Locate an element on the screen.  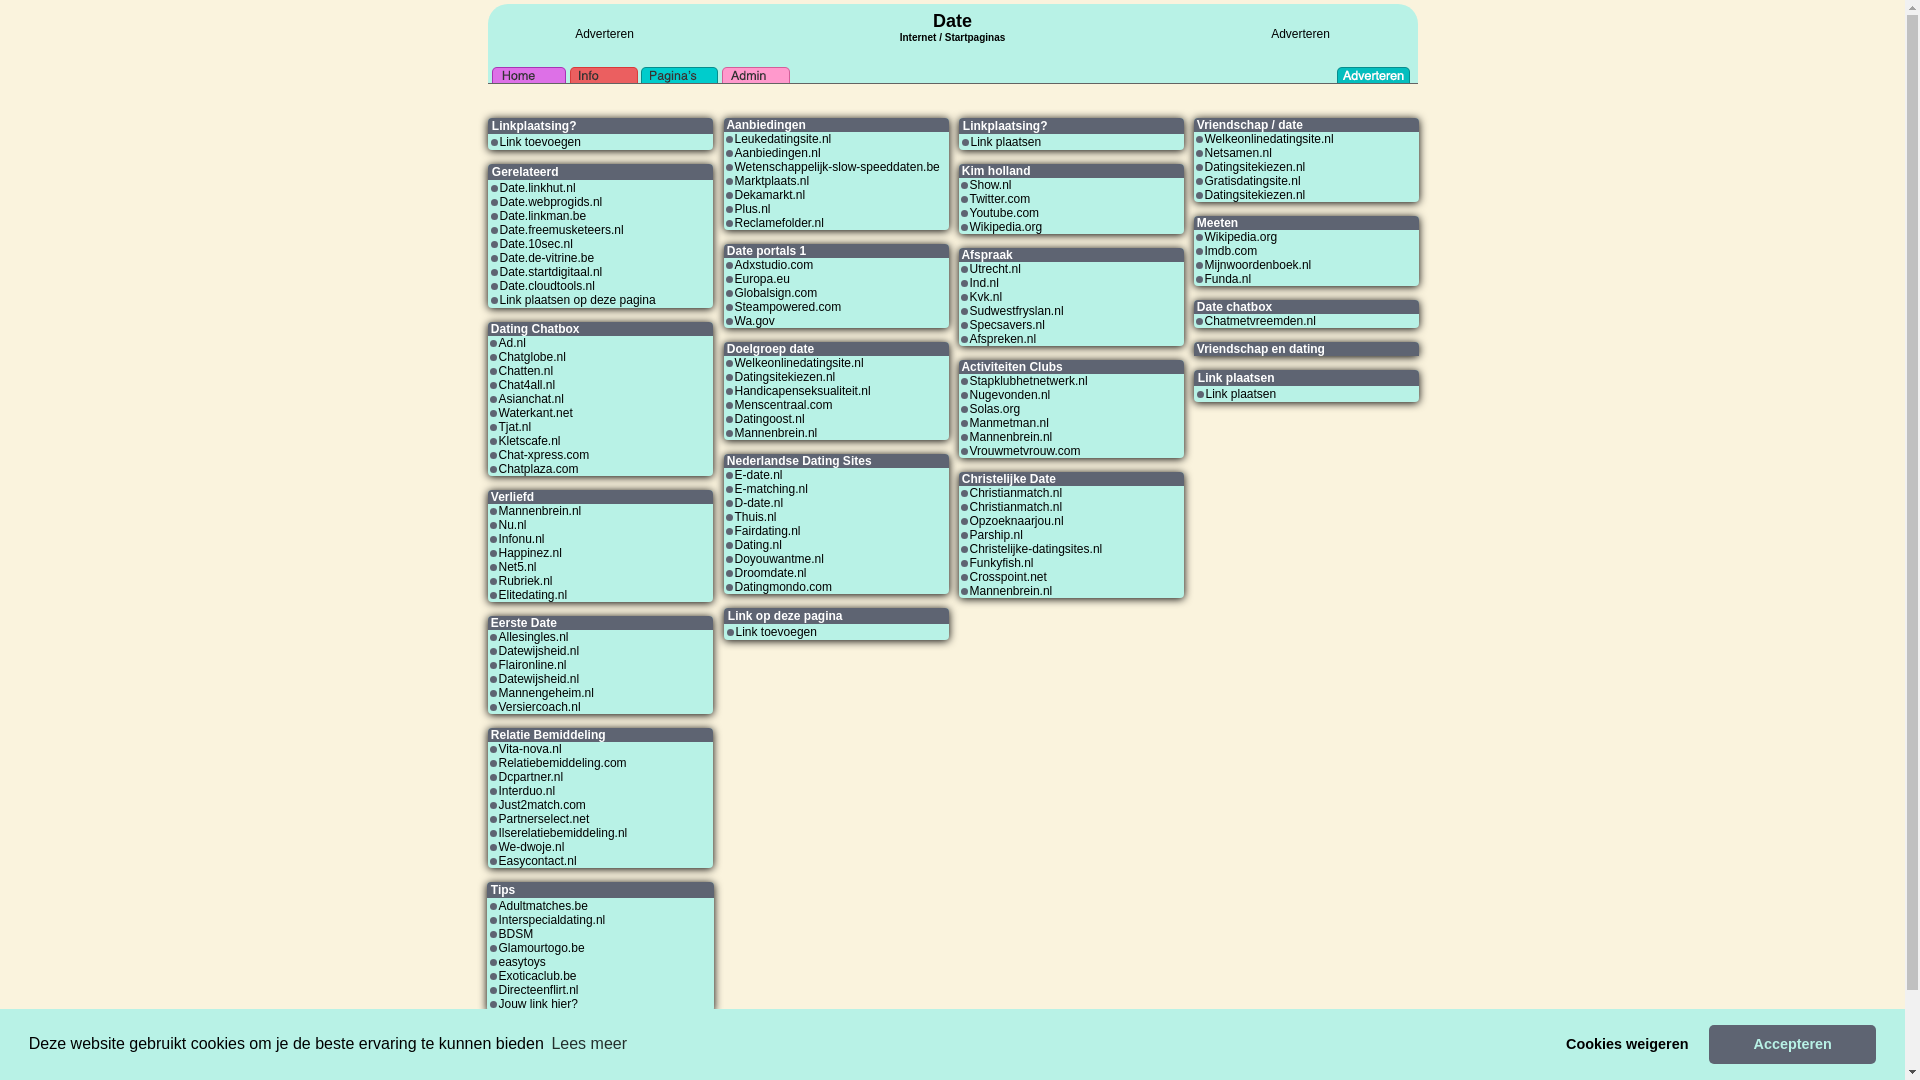
'BDSM' is located at coordinates (515, 933).